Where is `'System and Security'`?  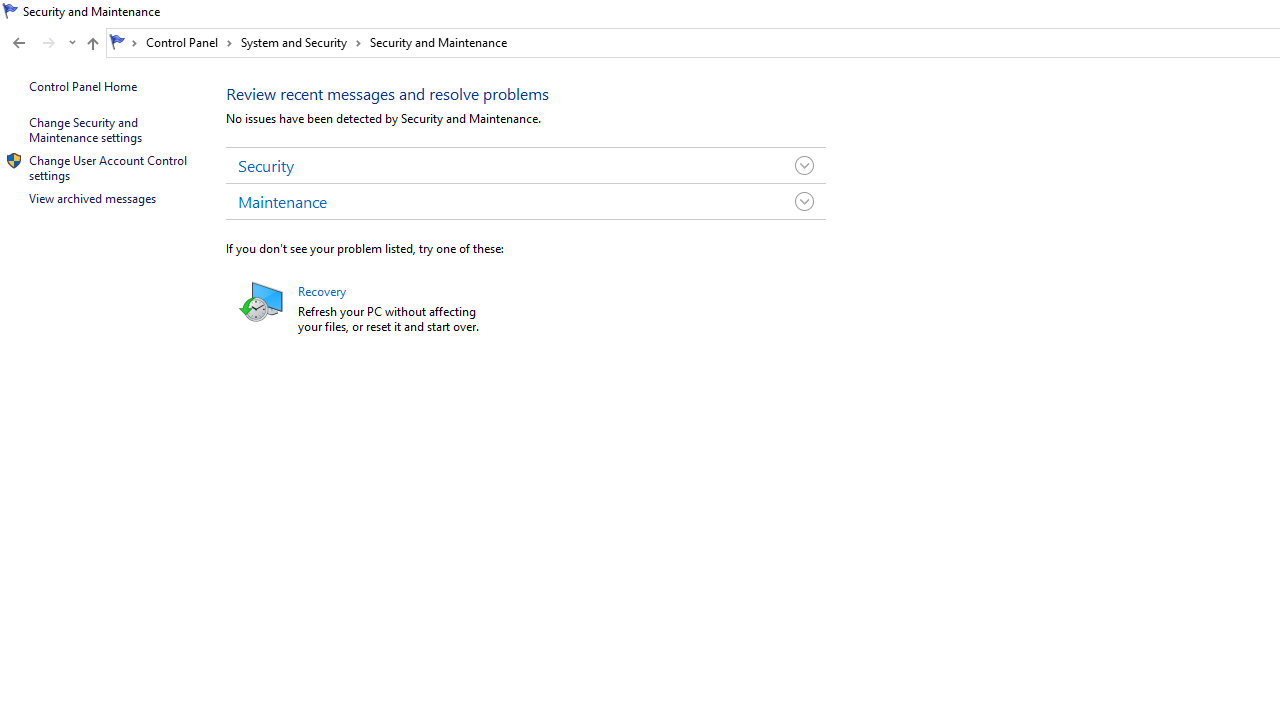
'System and Security' is located at coordinates (300, 42).